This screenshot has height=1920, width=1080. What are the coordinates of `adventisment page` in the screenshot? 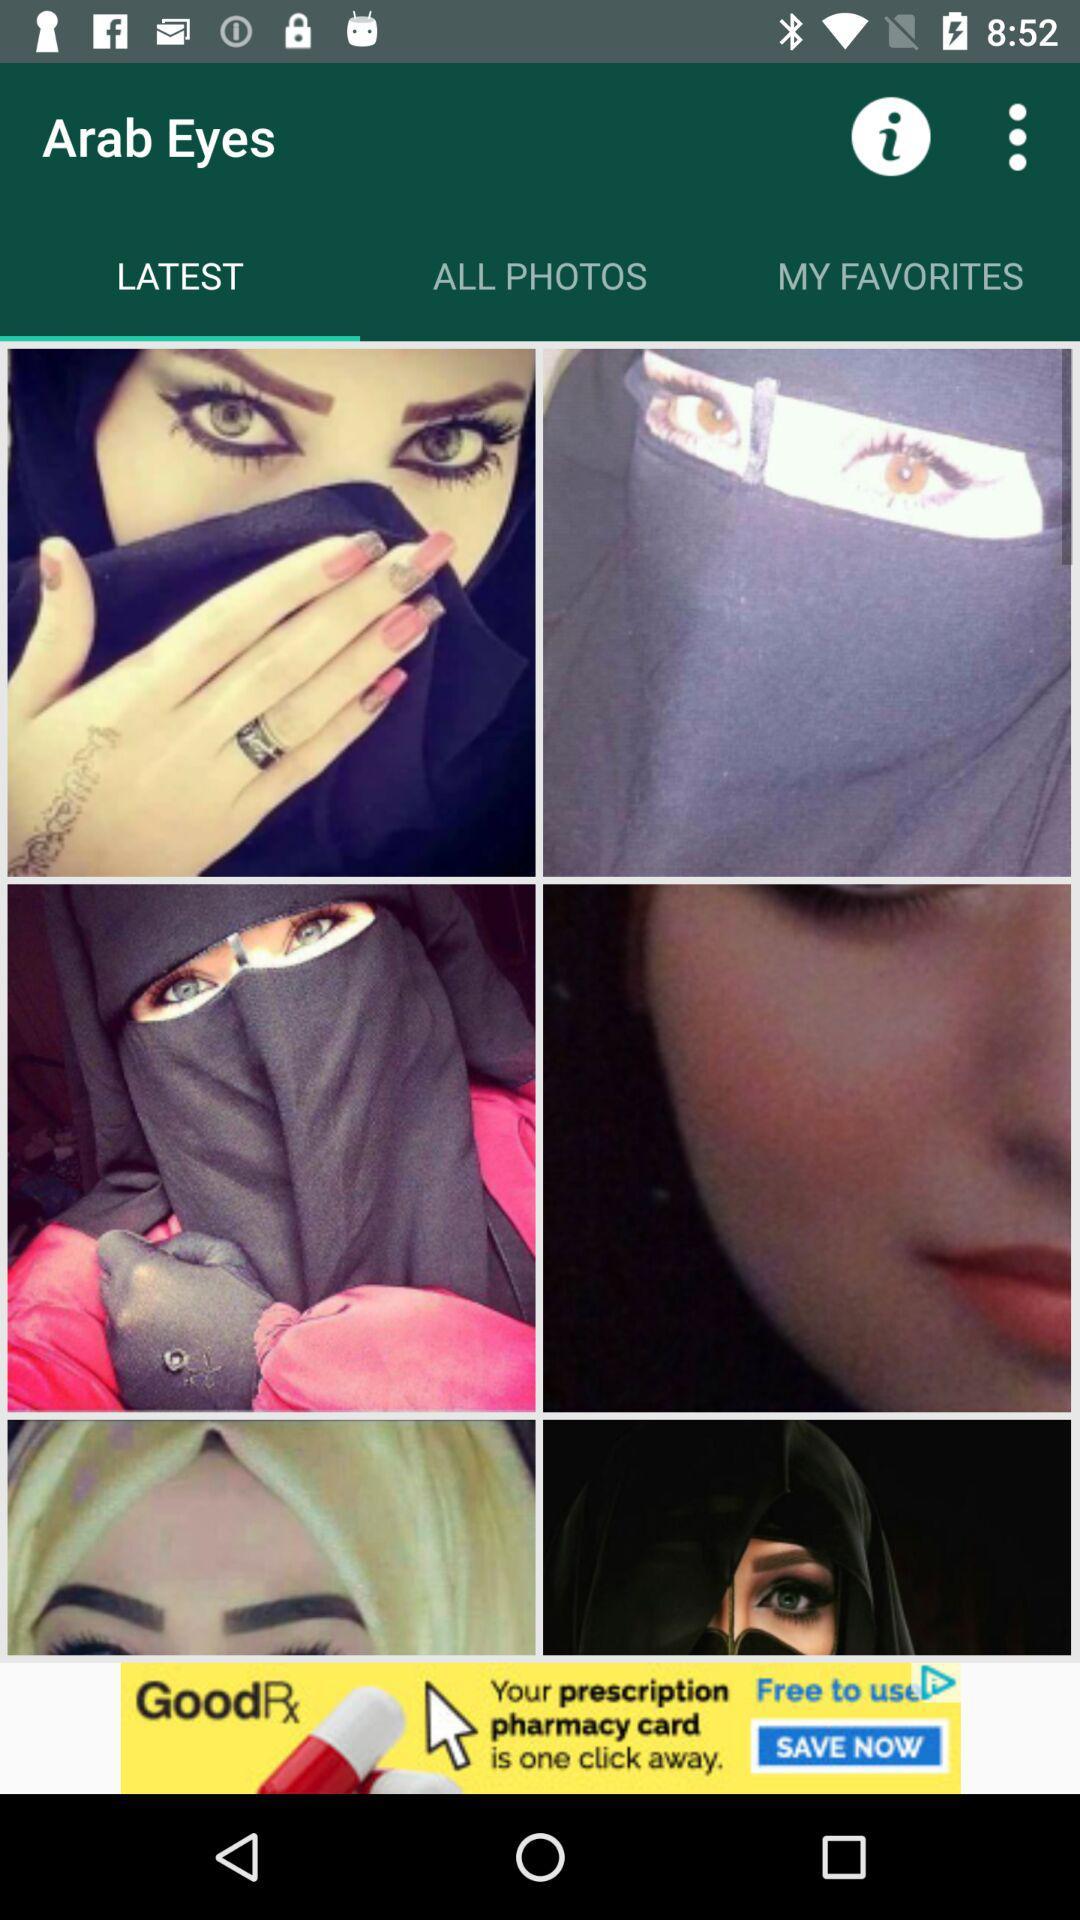 It's located at (540, 1727).